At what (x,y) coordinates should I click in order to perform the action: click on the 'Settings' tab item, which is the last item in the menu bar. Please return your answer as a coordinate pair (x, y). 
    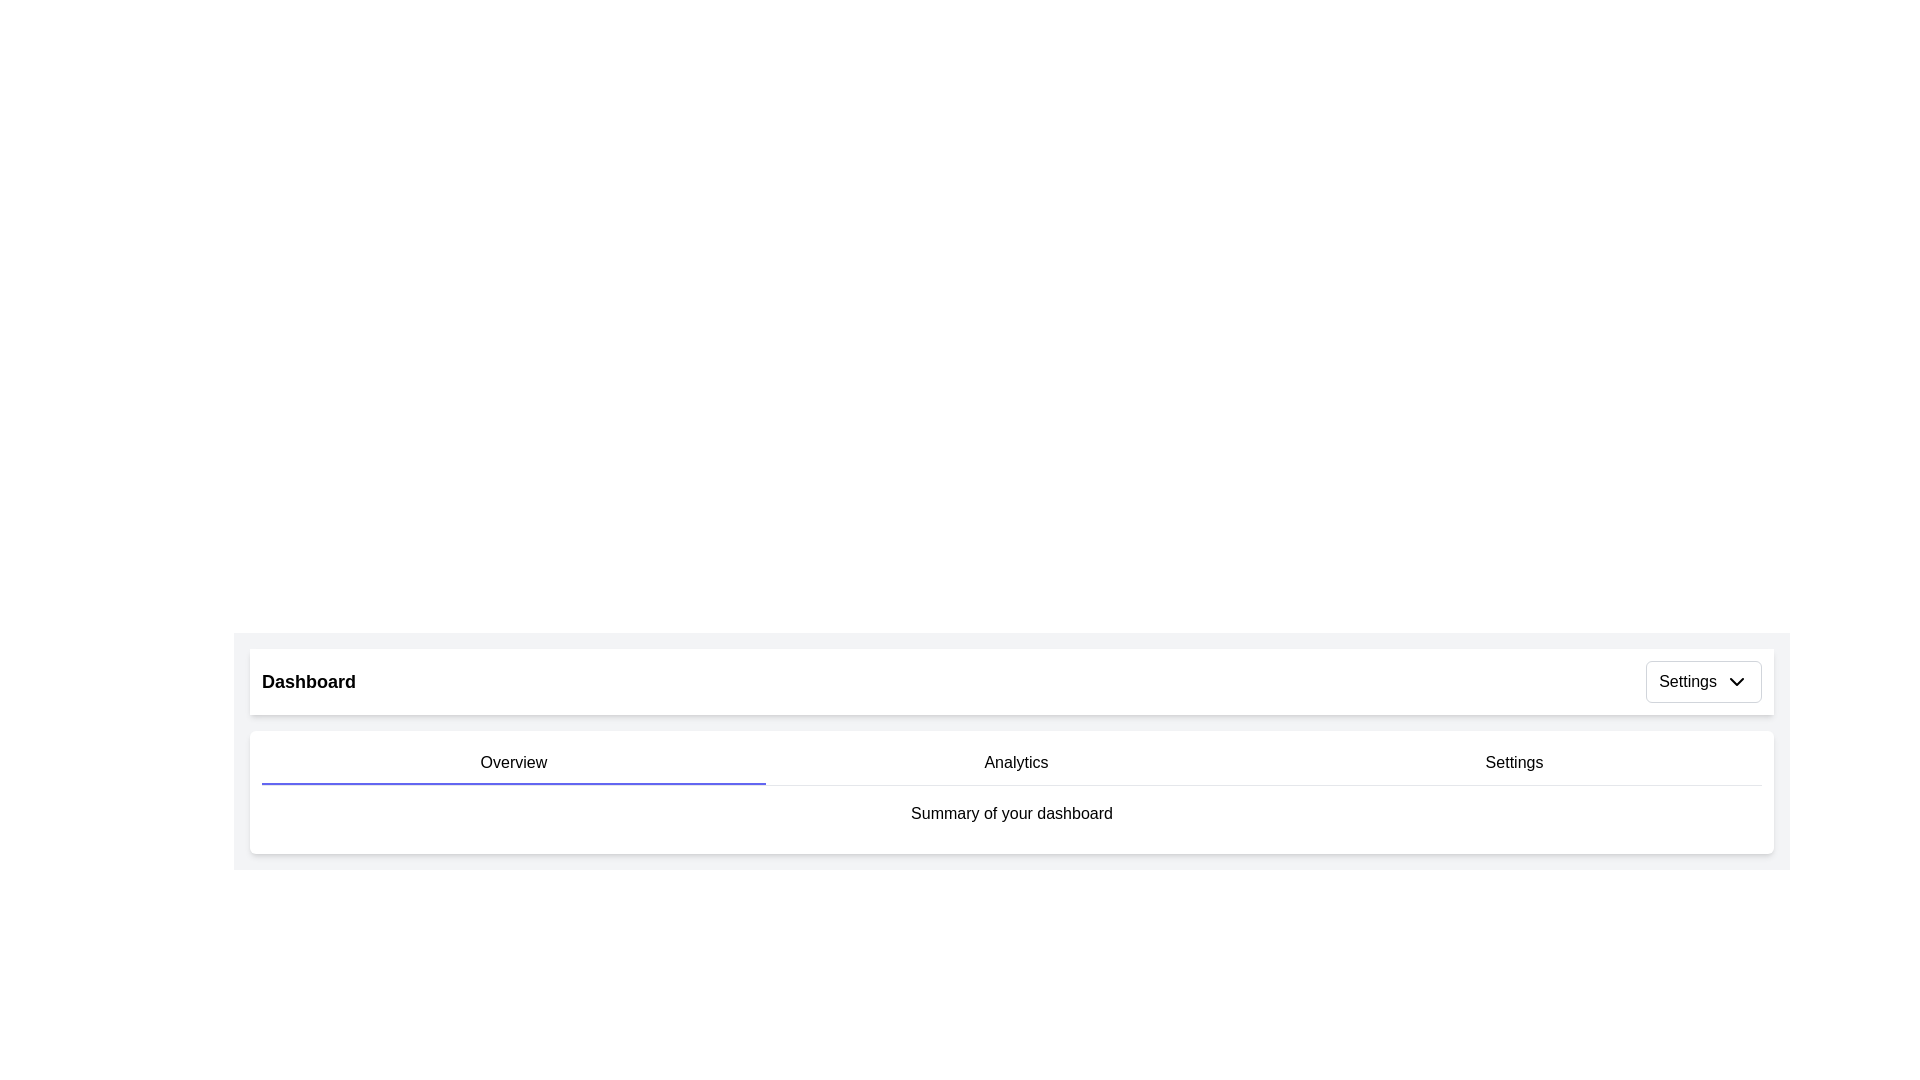
    Looking at the image, I should click on (1514, 763).